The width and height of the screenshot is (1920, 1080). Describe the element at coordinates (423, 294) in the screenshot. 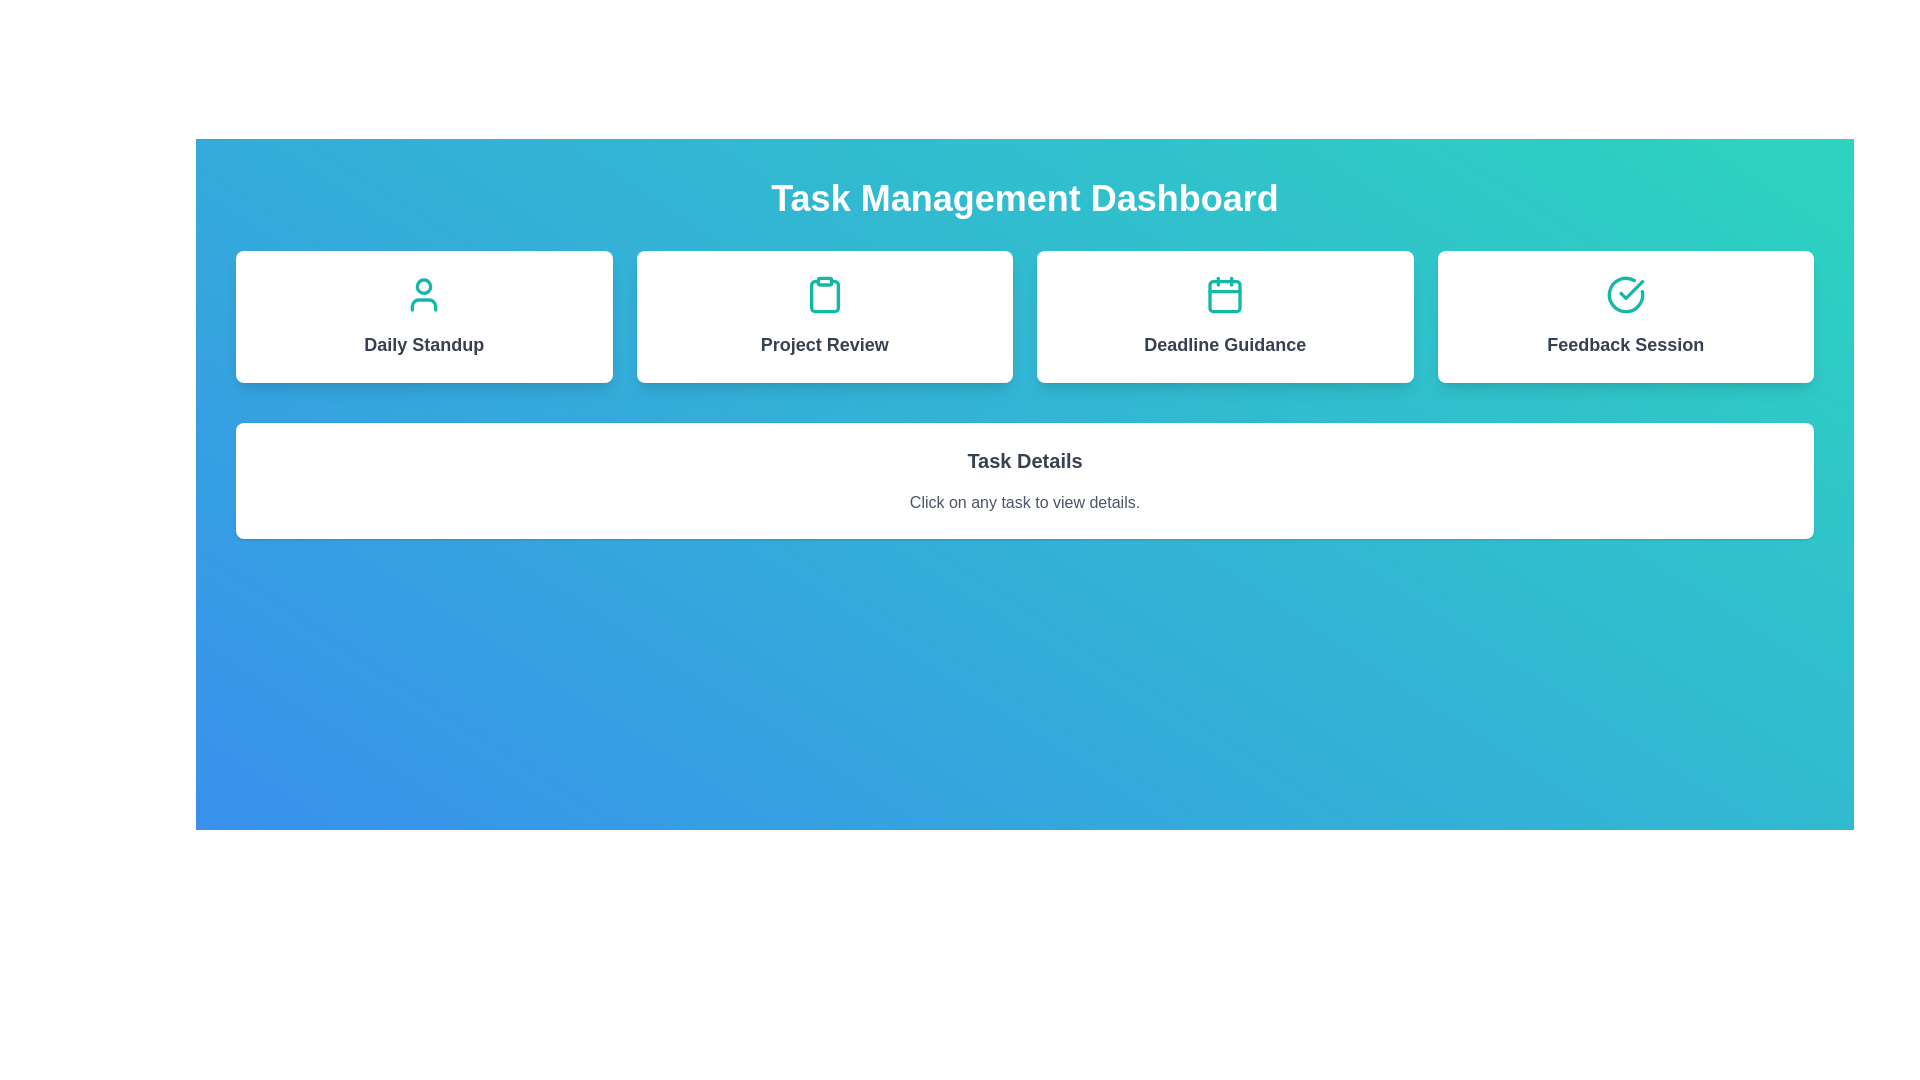

I see `the user silhouette icon, which is styled in teal and located in the upper half of the 'Daily Standup' card` at that location.